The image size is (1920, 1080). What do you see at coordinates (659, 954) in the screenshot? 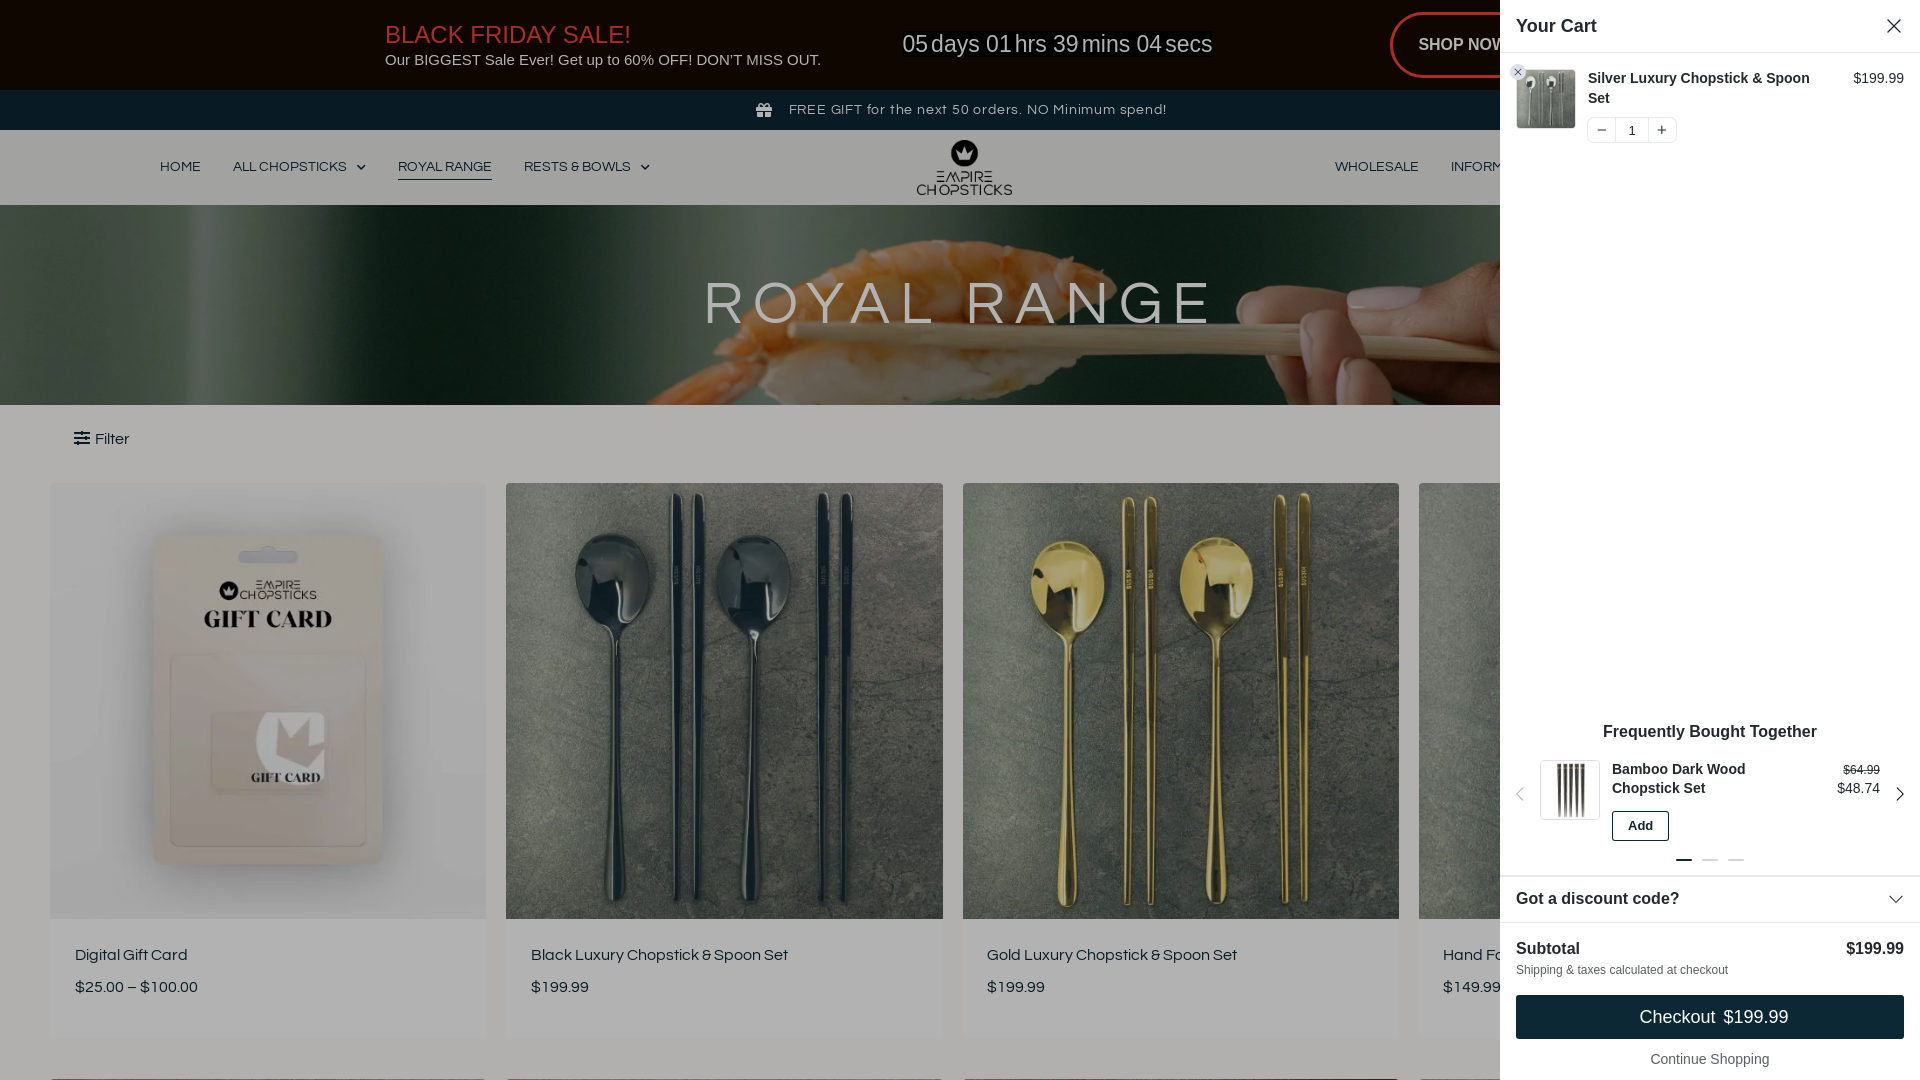
I see `'Black Luxury Chopstick & Spoon Set'` at bounding box center [659, 954].